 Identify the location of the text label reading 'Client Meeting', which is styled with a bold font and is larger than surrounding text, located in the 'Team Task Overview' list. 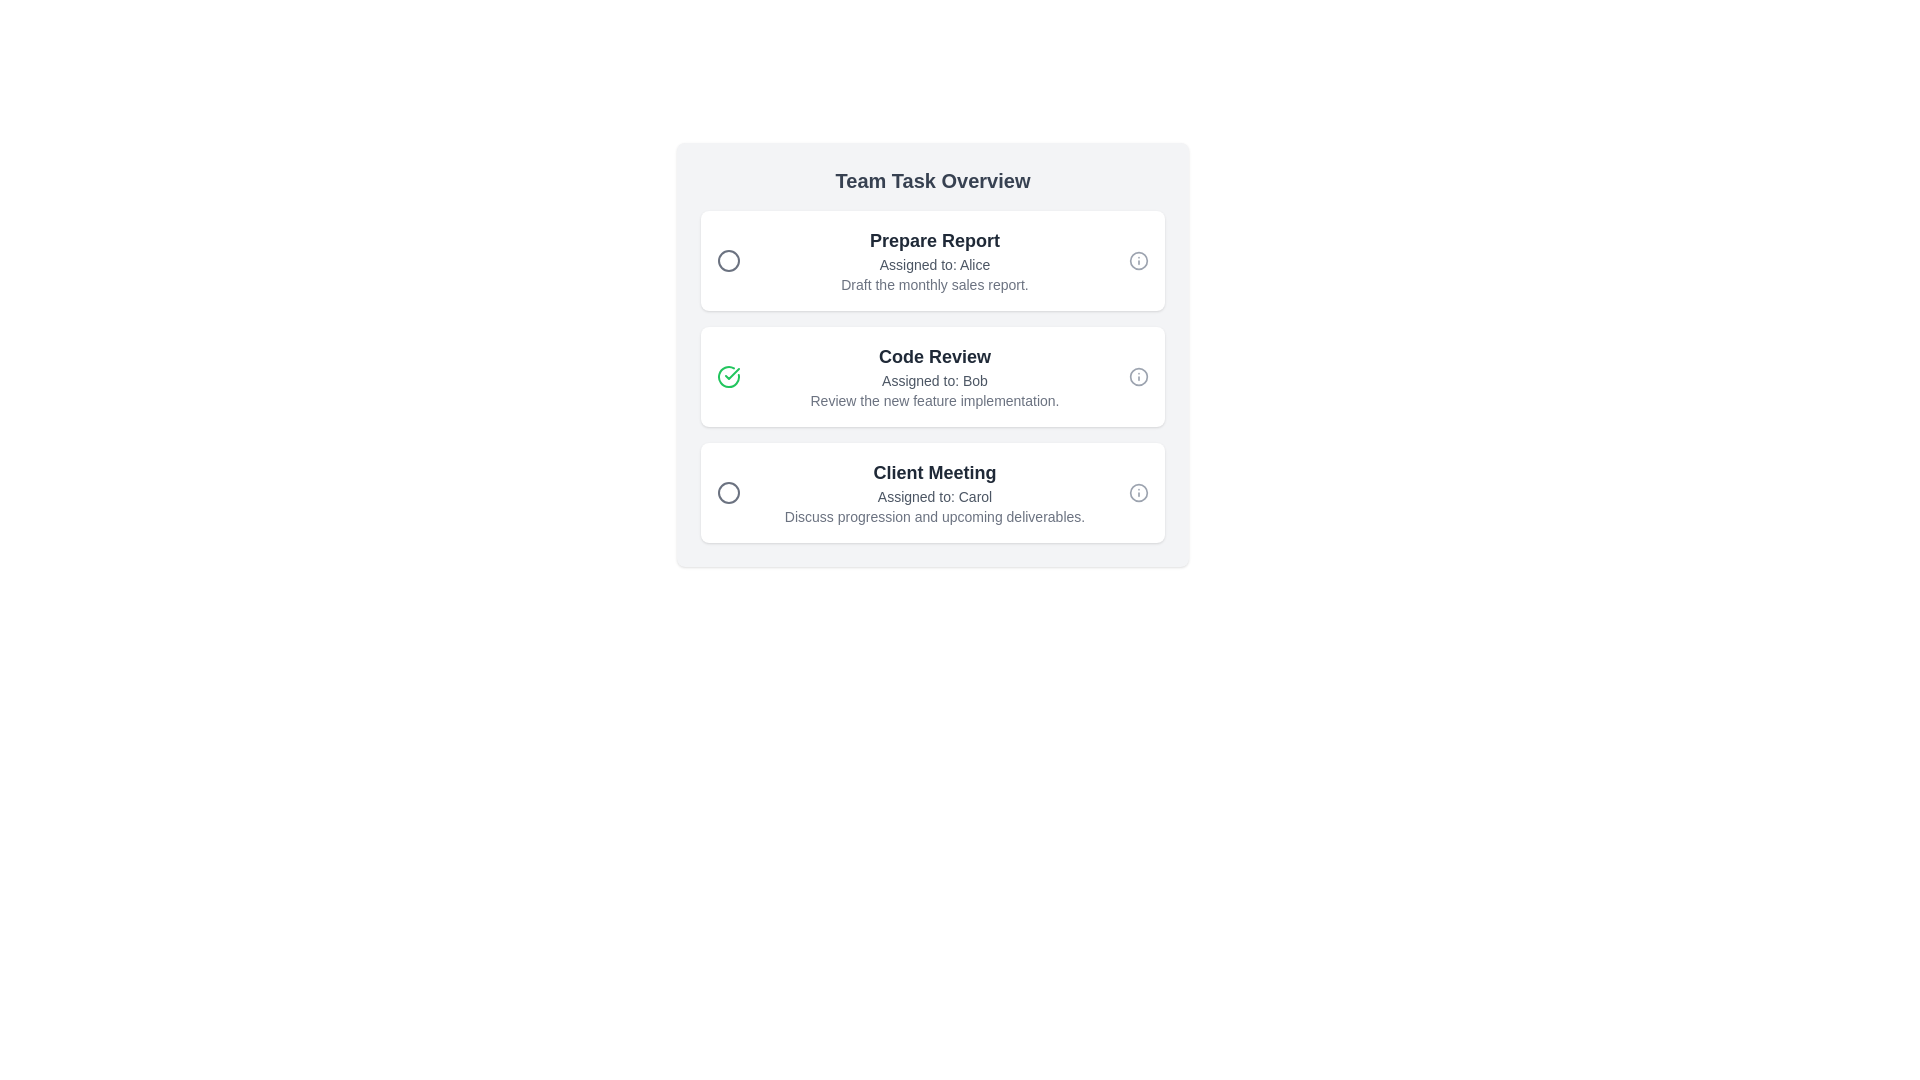
(934, 473).